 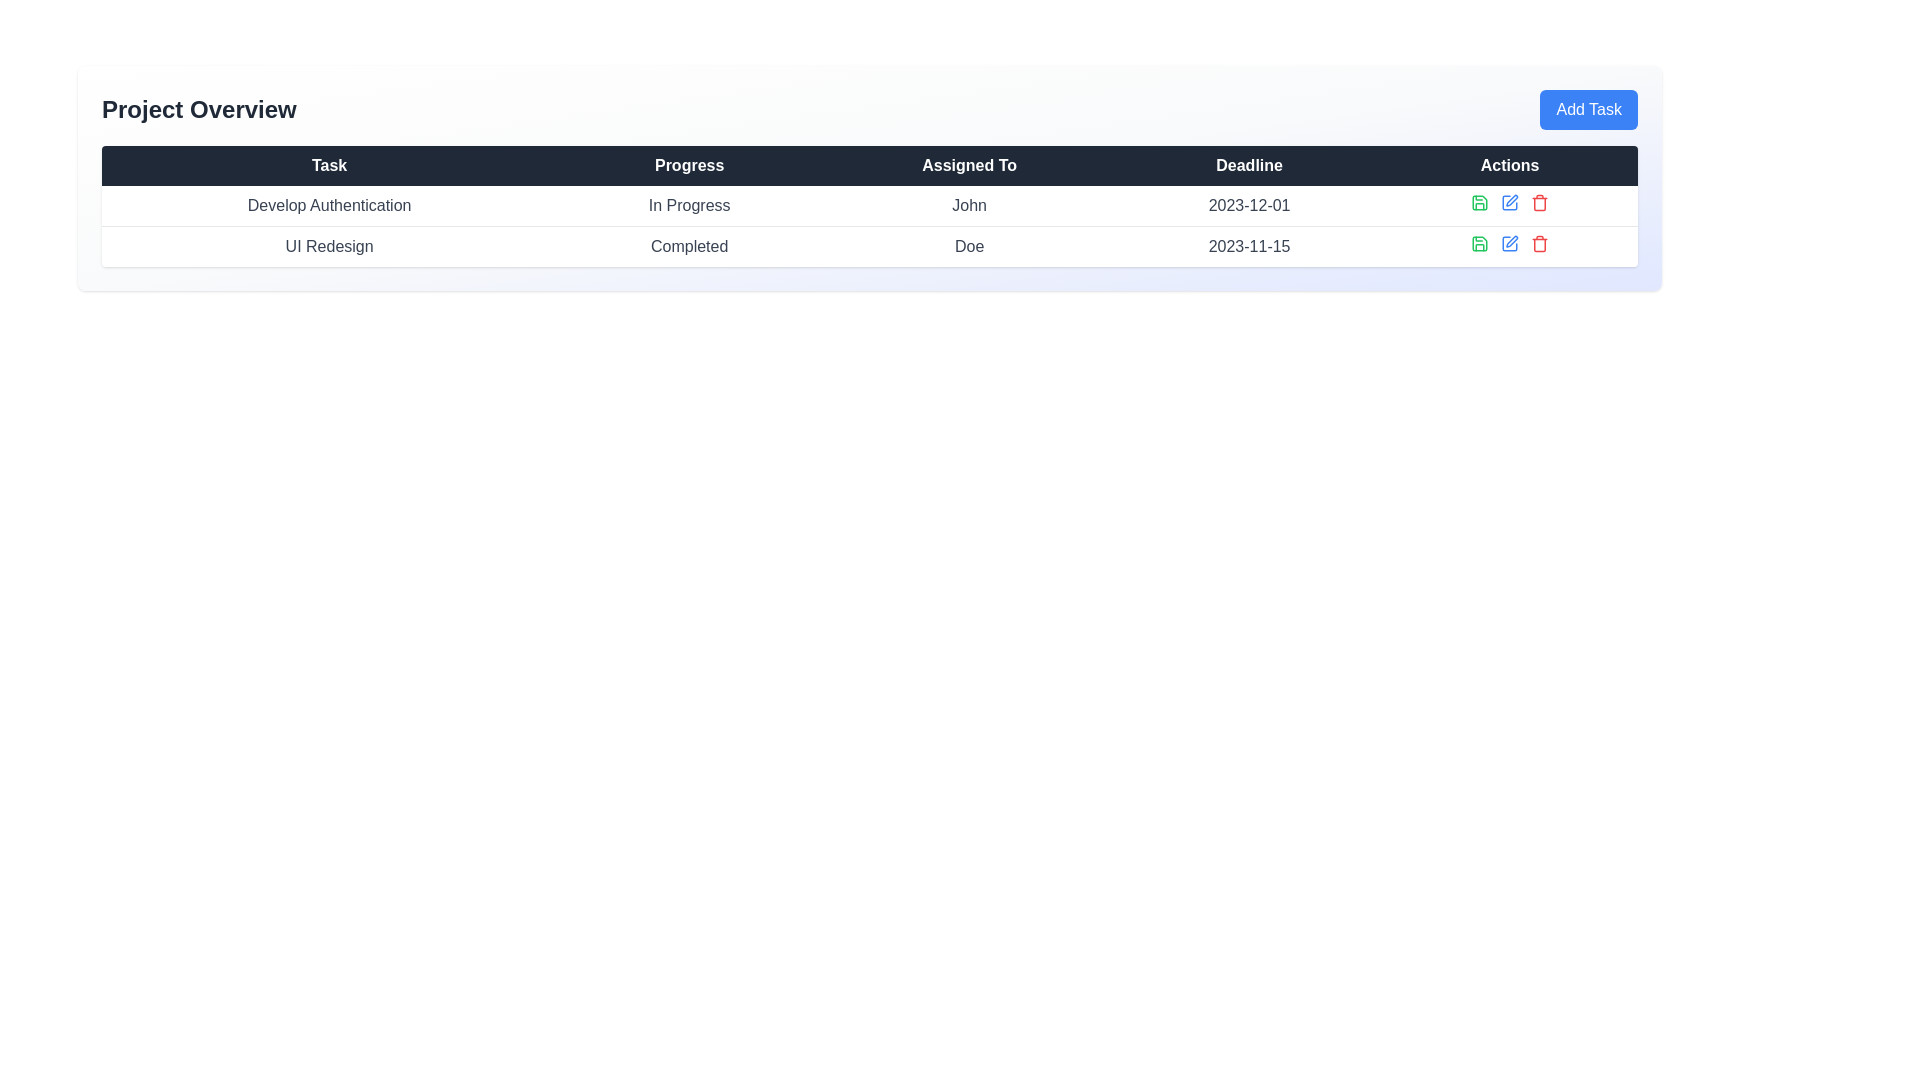 I want to click on the small pen icon located in the Actions column of the second row of the table, so click(x=1512, y=240).